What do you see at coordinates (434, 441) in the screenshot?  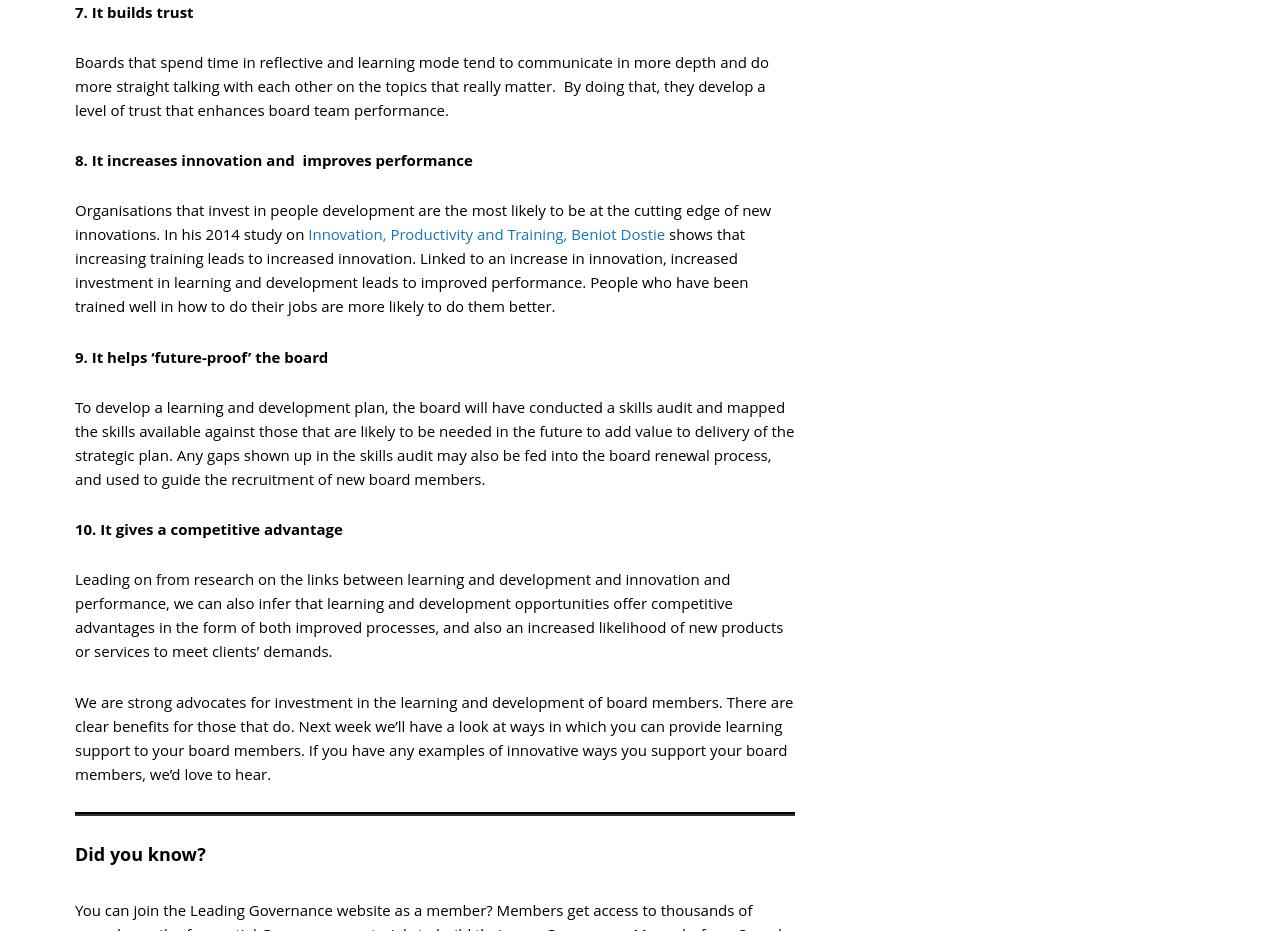 I see `'To develop a learning and development plan, the board will have conducted a skills audit and mapped the skills available against those that are likely to be needed in the future to add value to delivery of the strategic plan. Any gaps shown up in the skills audit may also be fed into the board renewal process, and used to guide the recruitment of new board members.'` at bounding box center [434, 441].